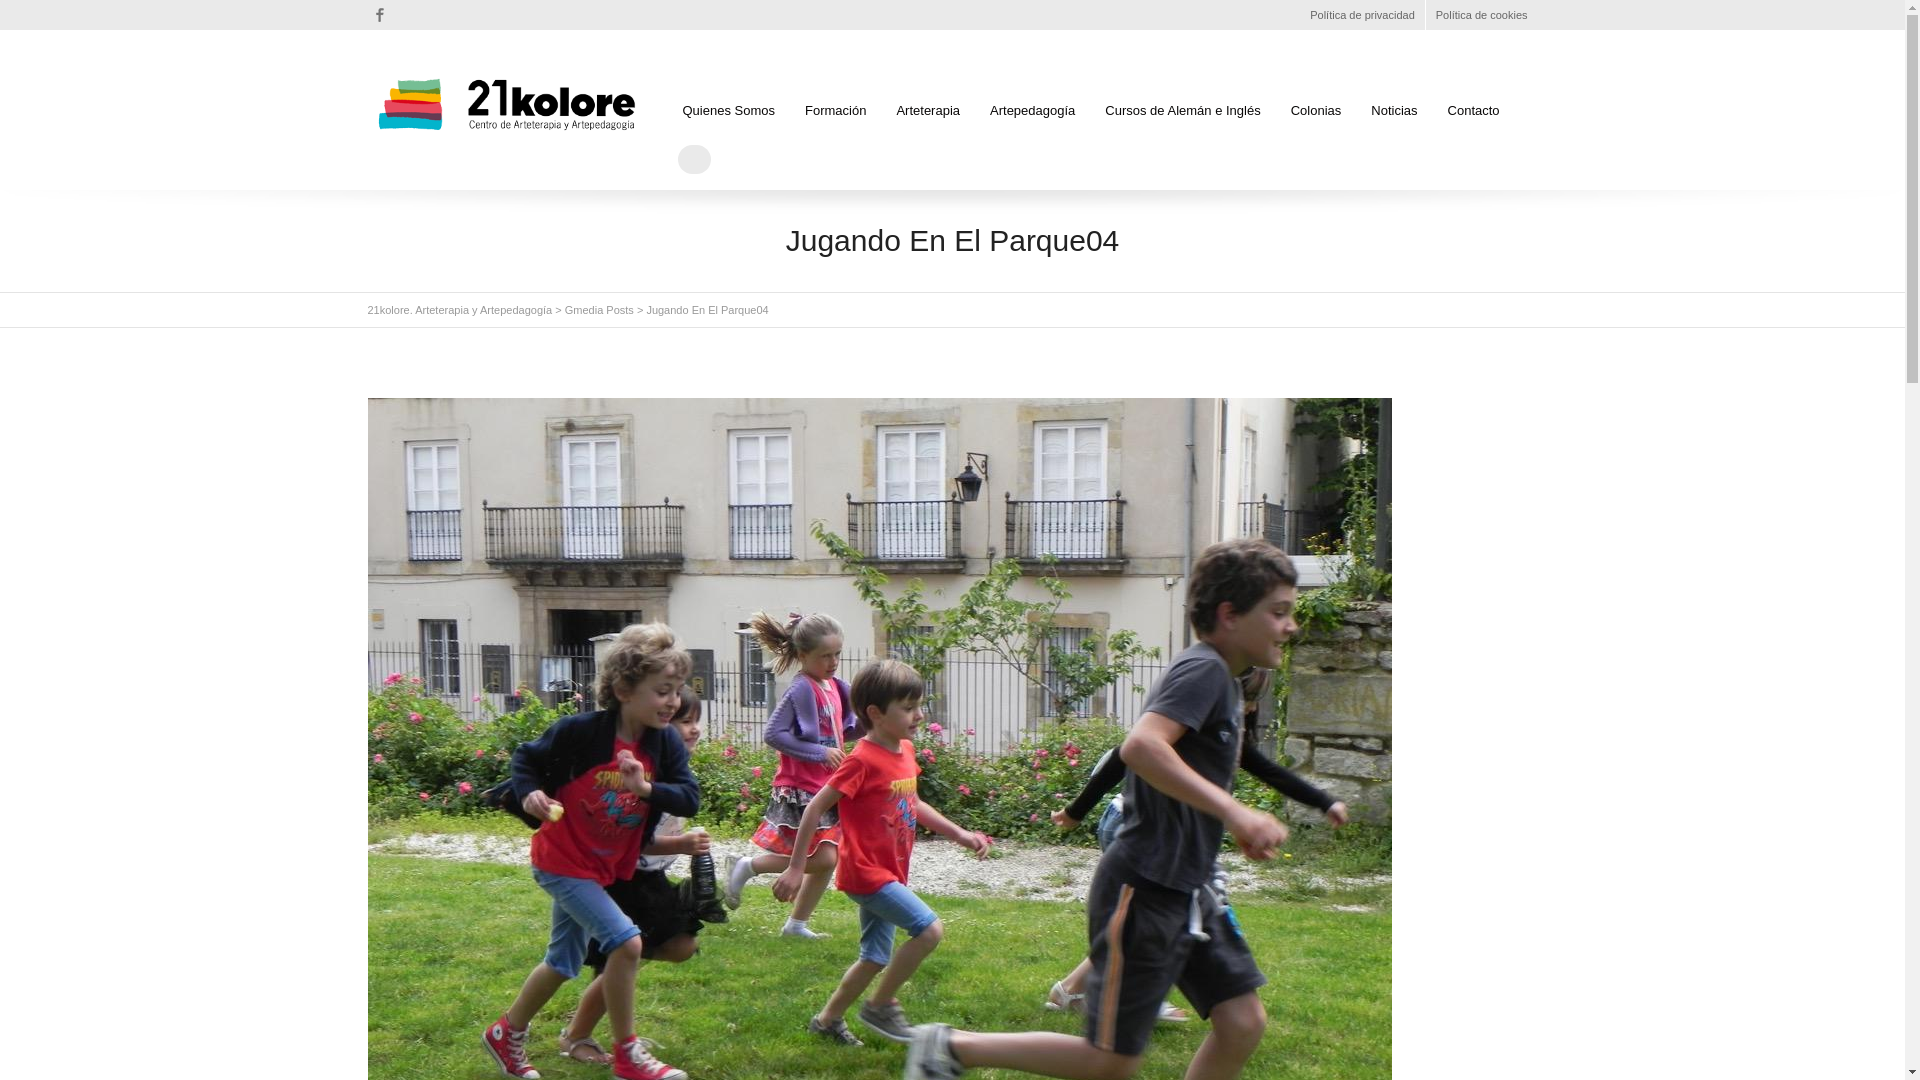 Image resolution: width=1920 pixels, height=1080 pixels. What do you see at coordinates (926, 111) in the screenshot?
I see `'Arteterapia'` at bounding box center [926, 111].